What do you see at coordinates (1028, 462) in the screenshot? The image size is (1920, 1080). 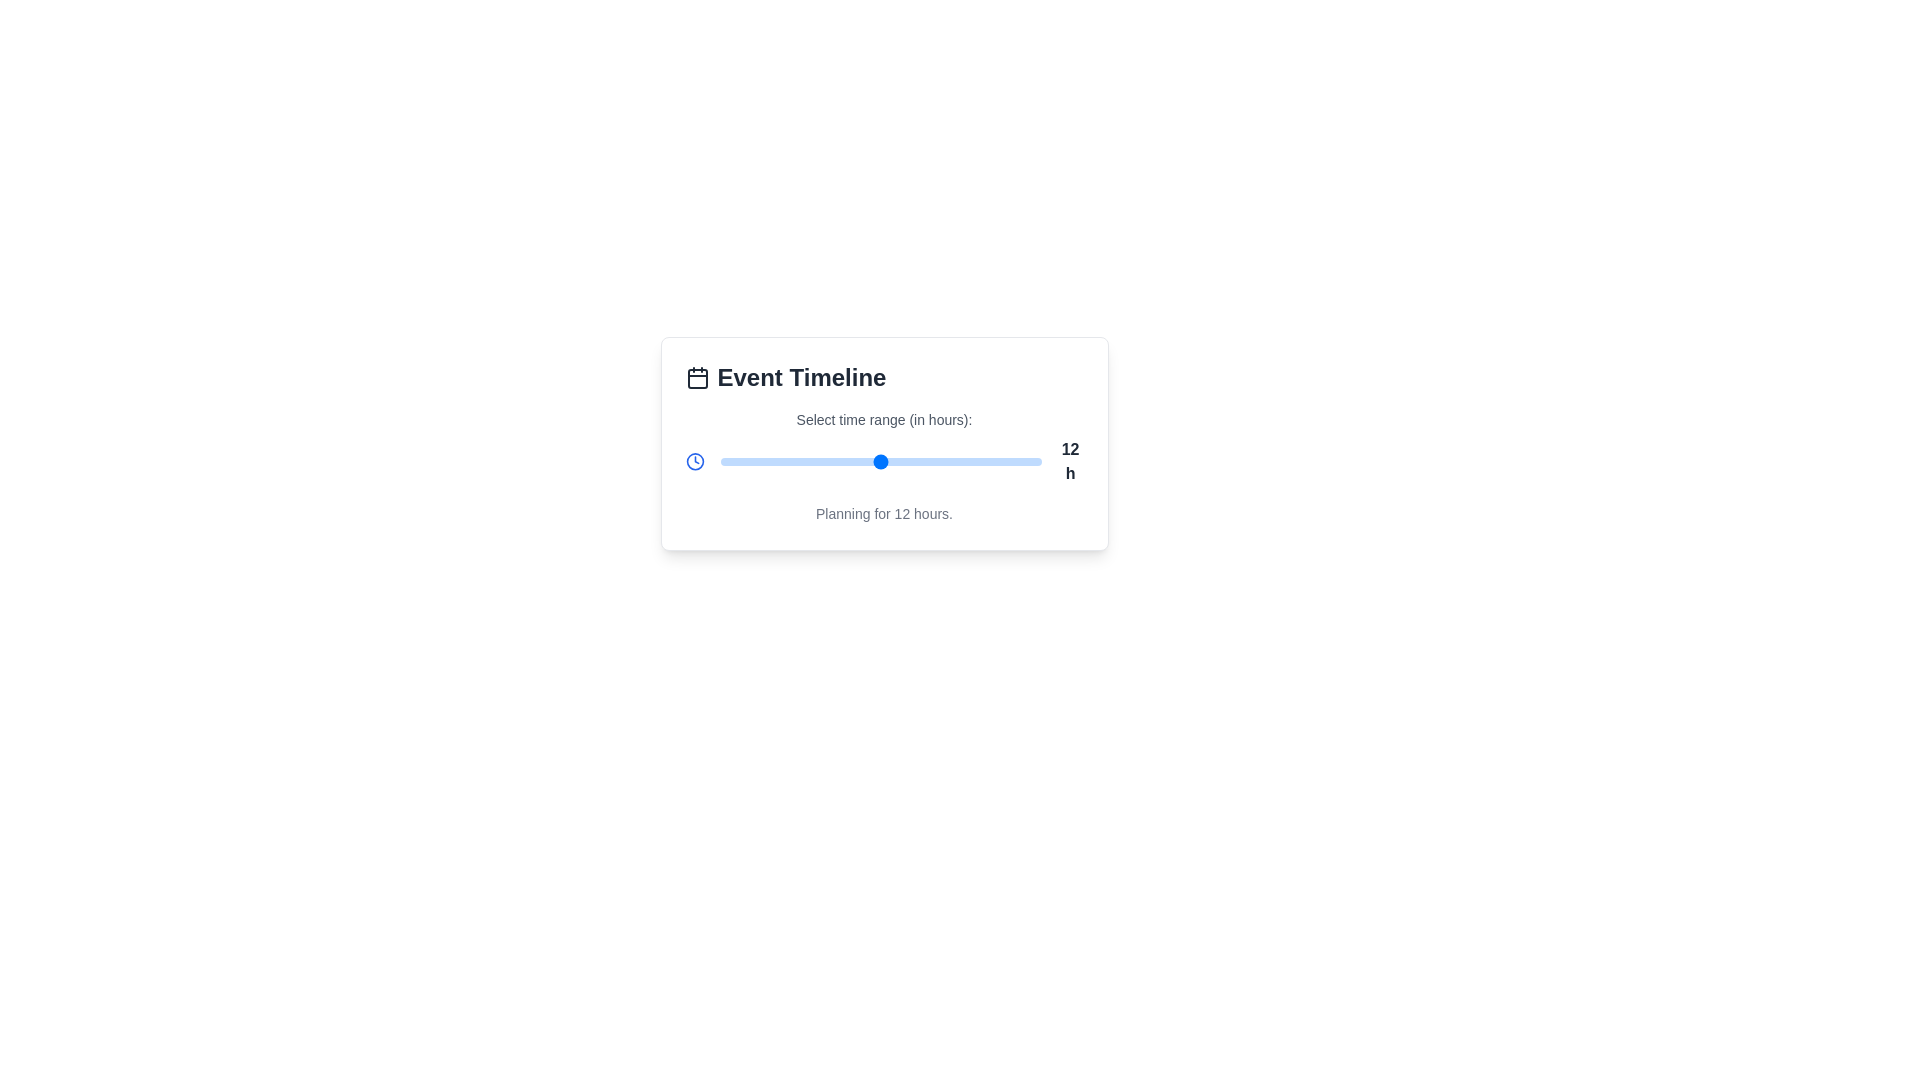 I see `the time range` at bounding box center [1028, 462].